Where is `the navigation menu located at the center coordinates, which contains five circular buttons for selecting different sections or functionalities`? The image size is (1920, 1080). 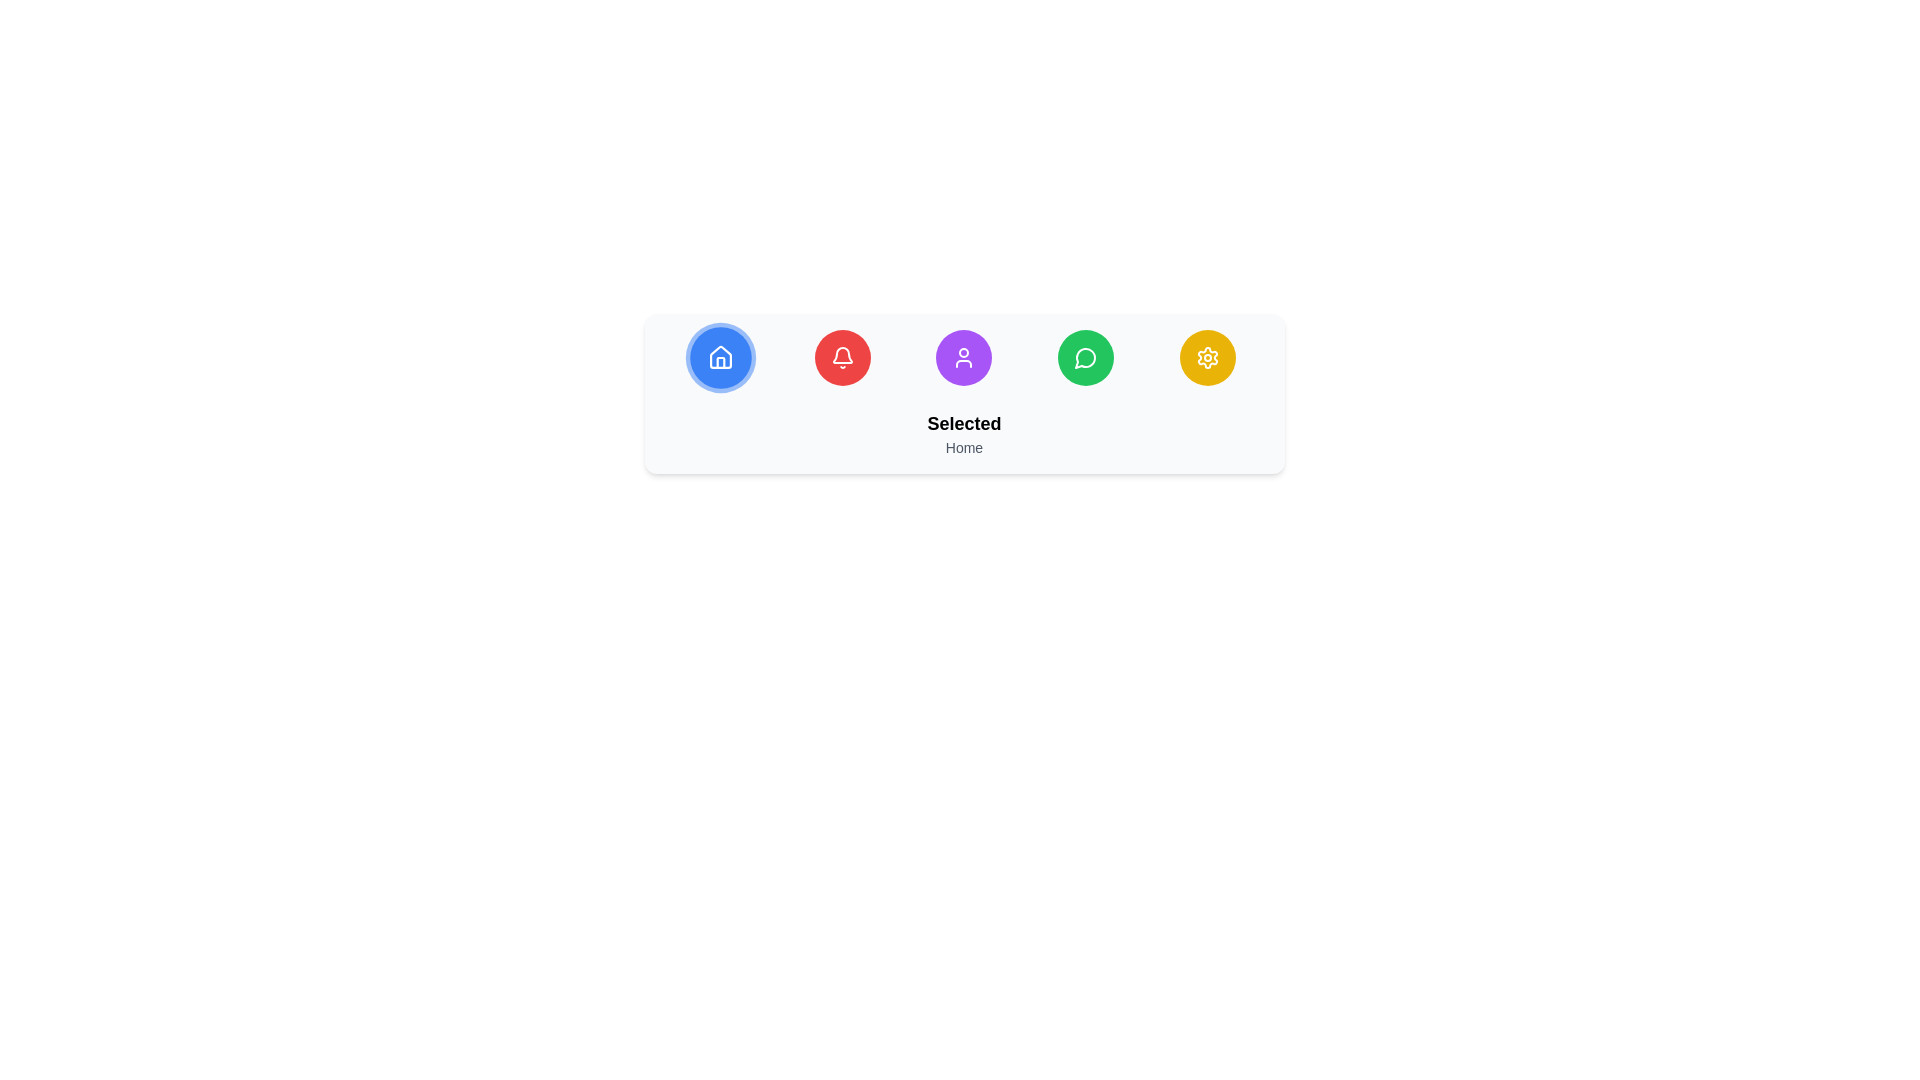 the navigation menu located at the center coordinates, which contains five circular buttons for selecting different sections or functionalities is located at coordinates (964, 393).